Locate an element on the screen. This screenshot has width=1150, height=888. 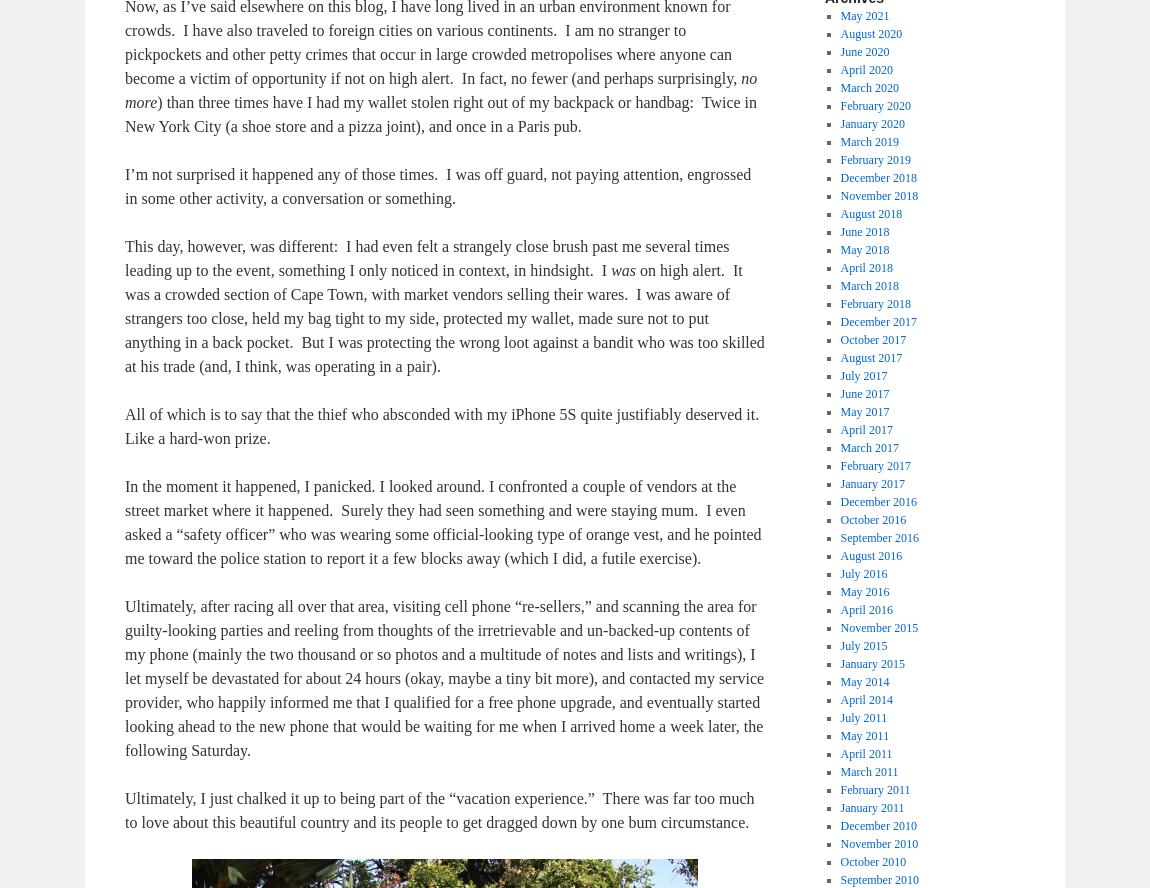
') than three times have I had my wallet stolen right out of my backpack or handbag:  Twice in New York City (a shoe store and a pizza joint), and once in a Paris pub.' is located at coordinates (441, 114).